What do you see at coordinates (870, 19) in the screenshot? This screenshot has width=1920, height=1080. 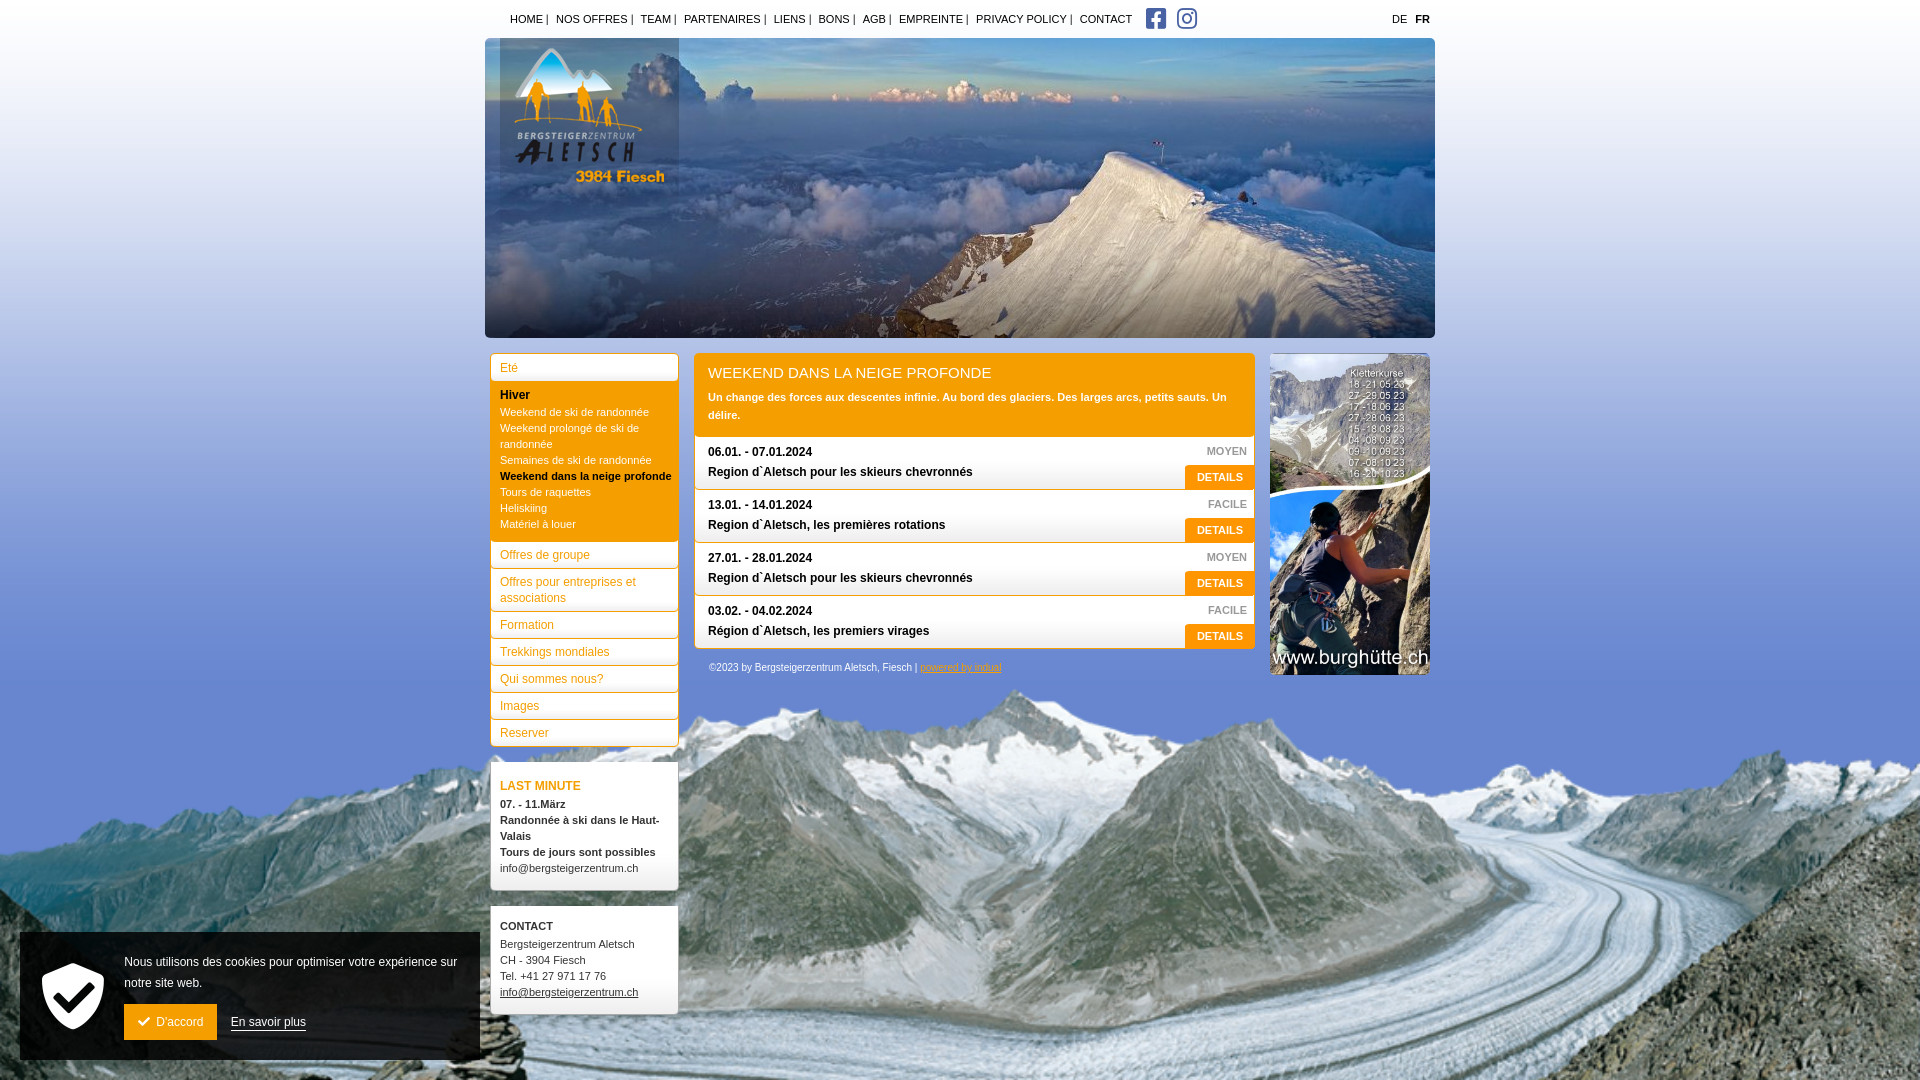 I see `'AGB'` at bounding box center [870, 19].